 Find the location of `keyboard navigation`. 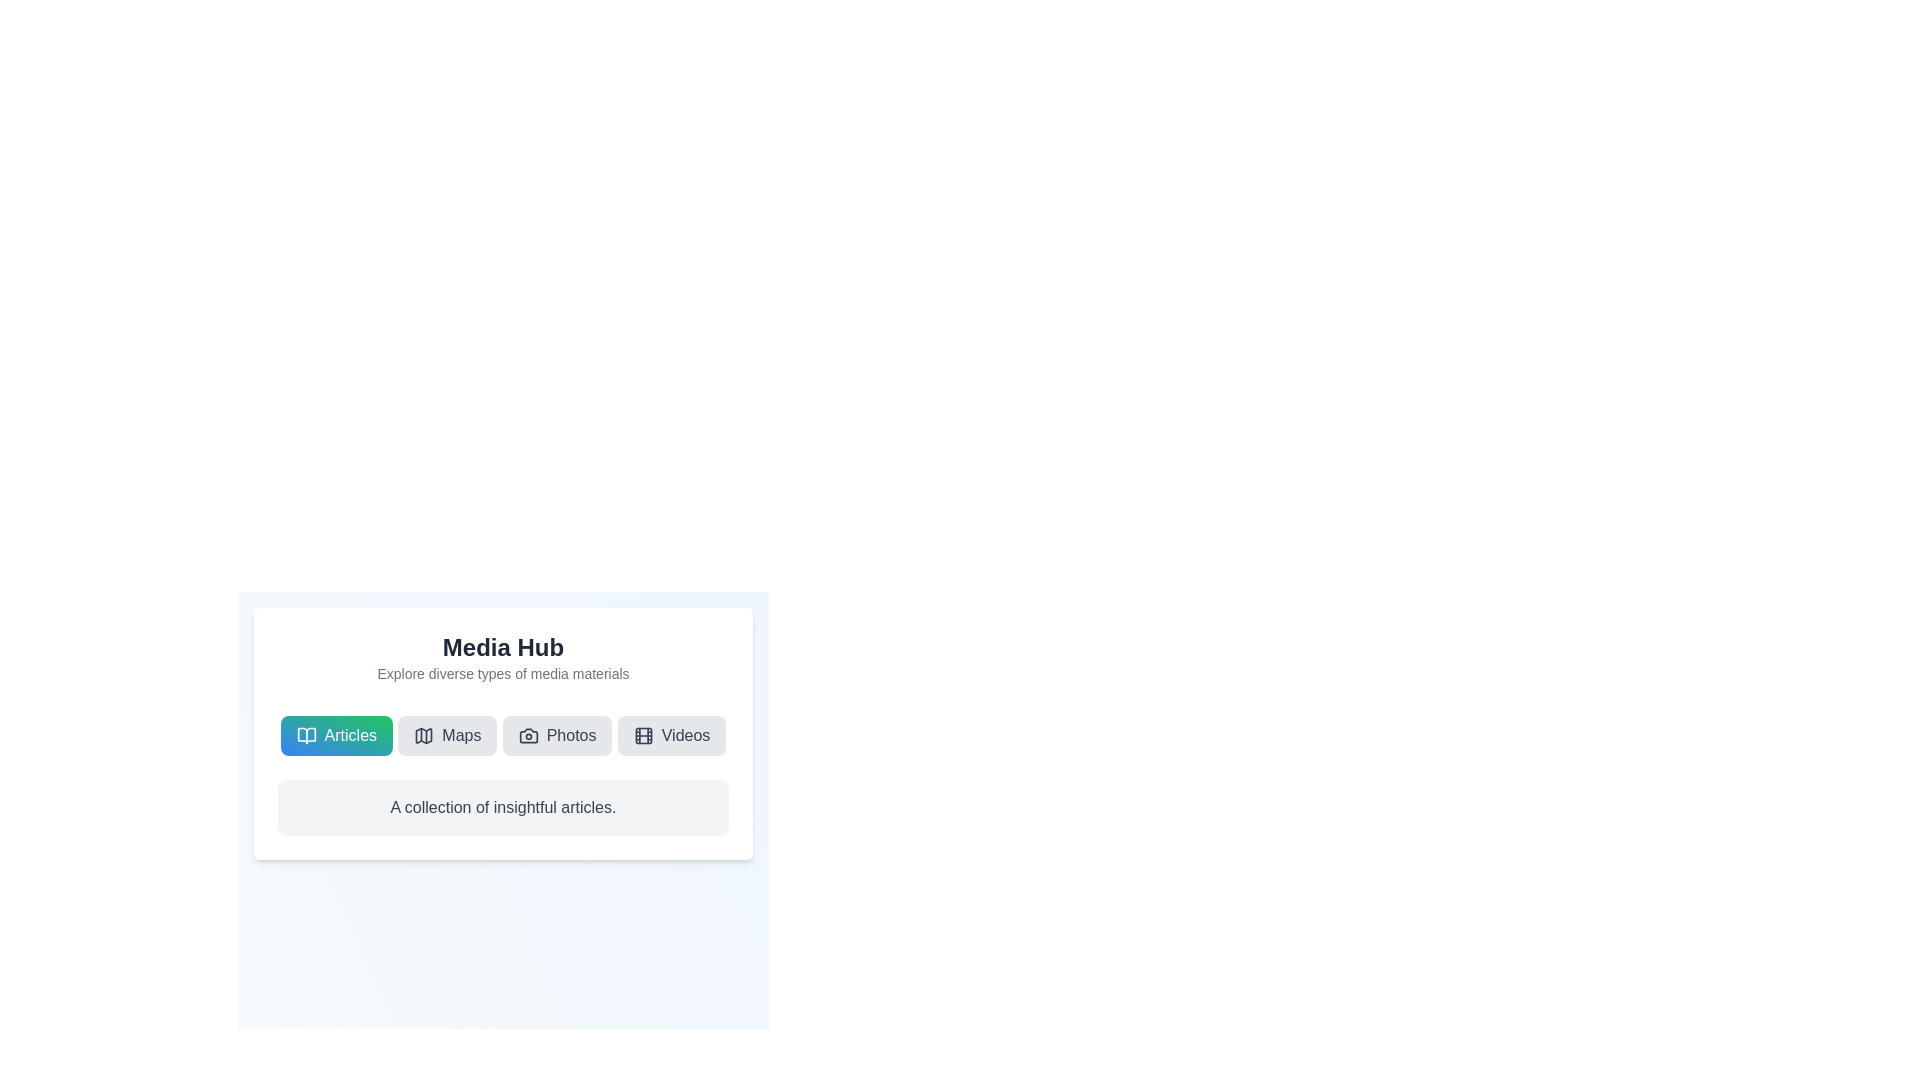

keyboard navigation is located at coordinates (423, 736).